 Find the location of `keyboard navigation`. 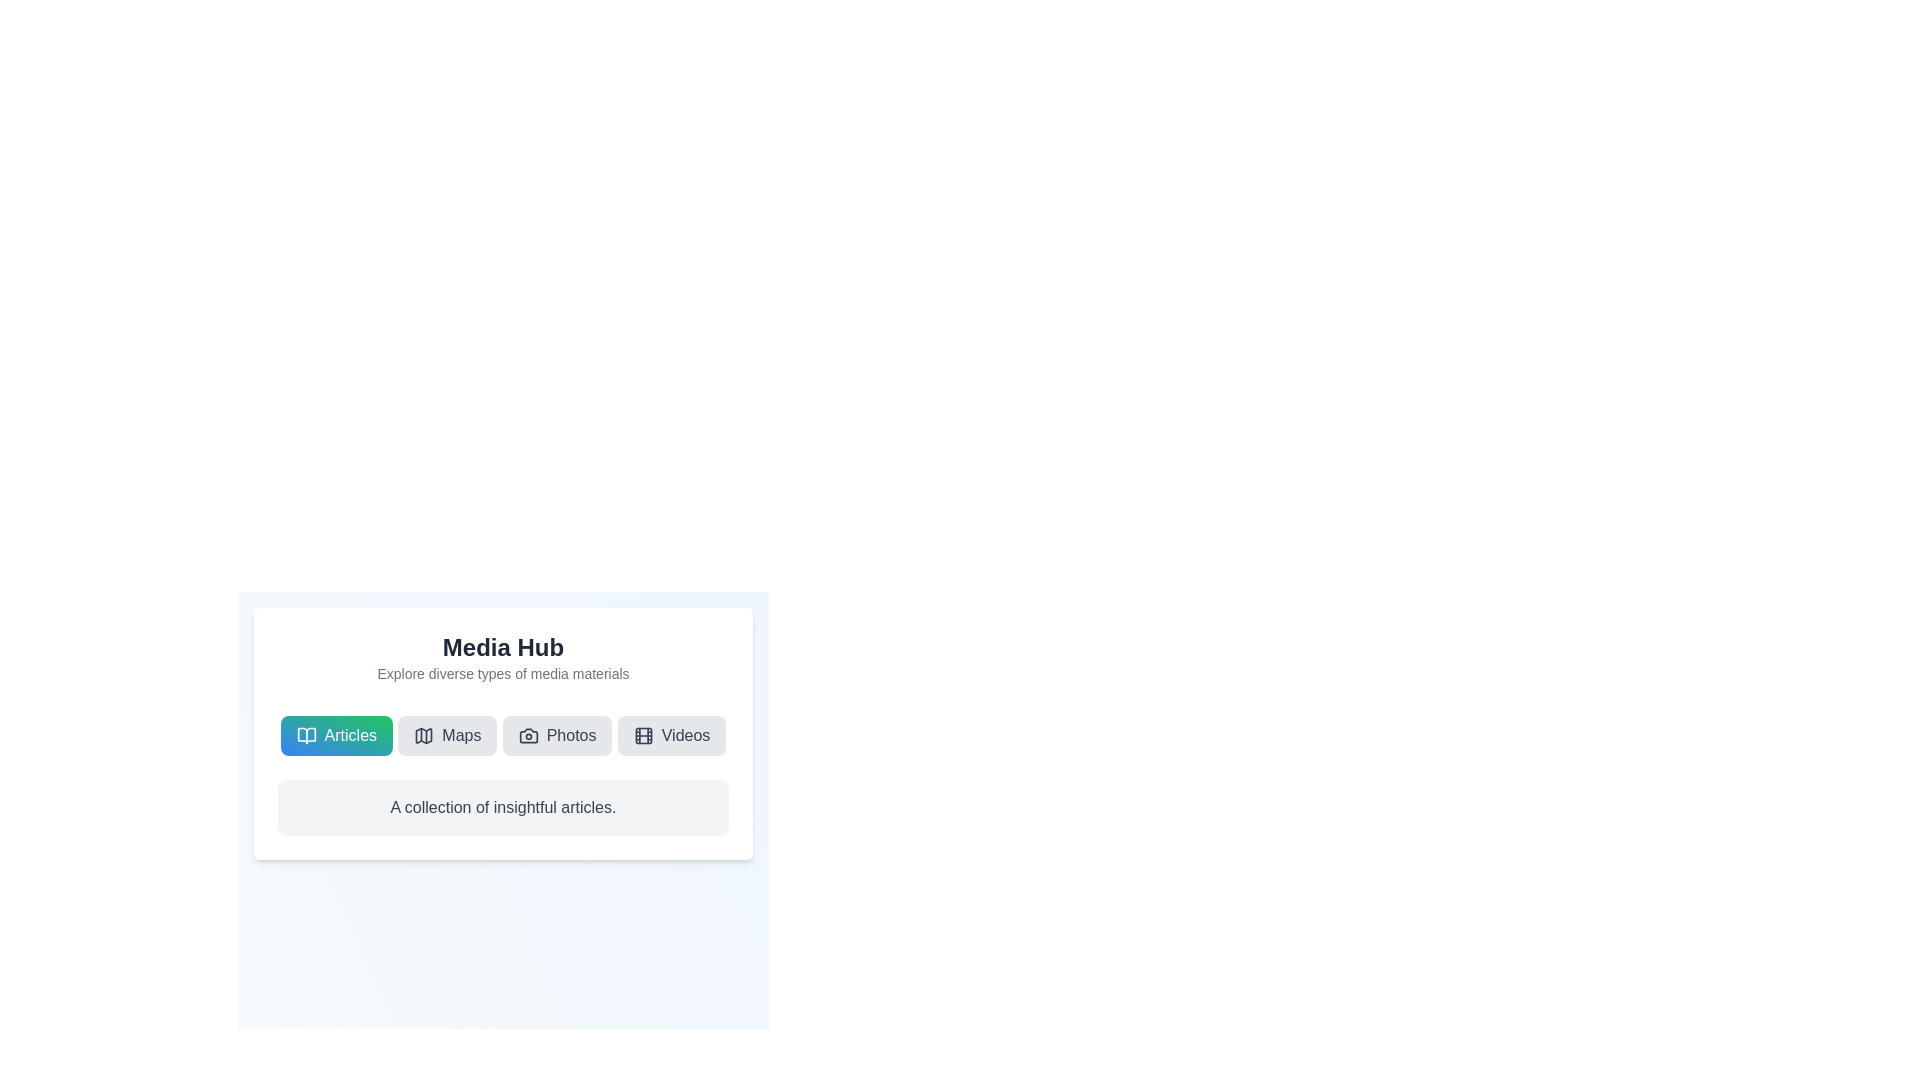

keyboard navigation is located at coordinates (423, 736).